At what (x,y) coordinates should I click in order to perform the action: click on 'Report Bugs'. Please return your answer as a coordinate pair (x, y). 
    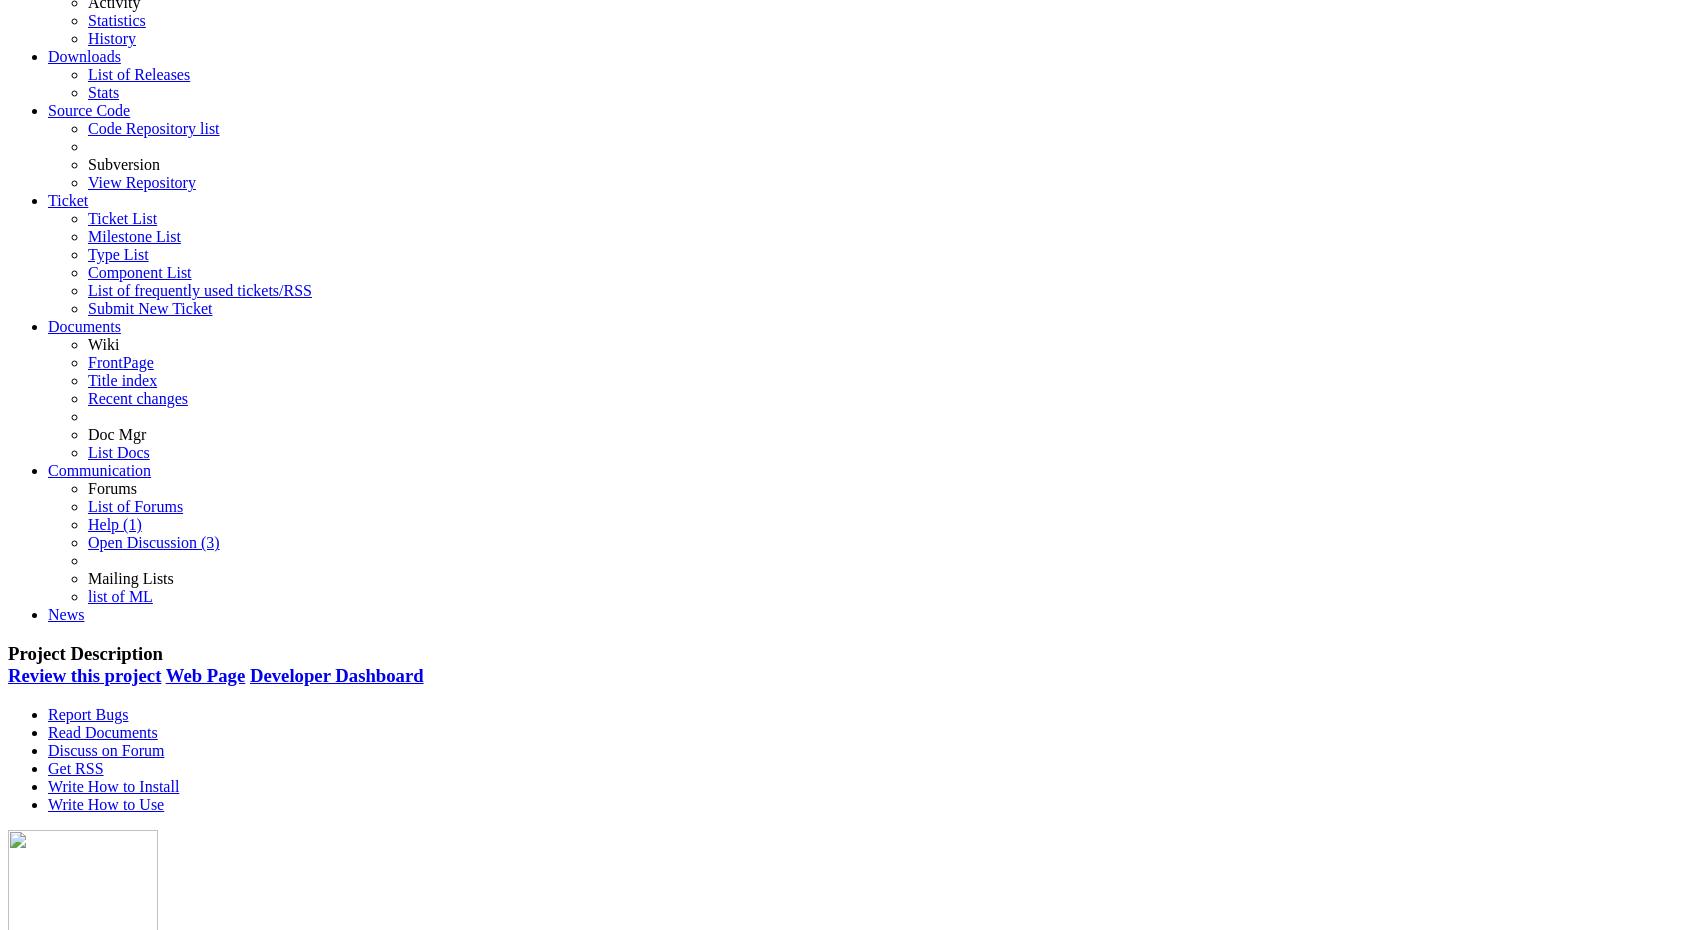
    Looking at the image, I should click on (88, 713).